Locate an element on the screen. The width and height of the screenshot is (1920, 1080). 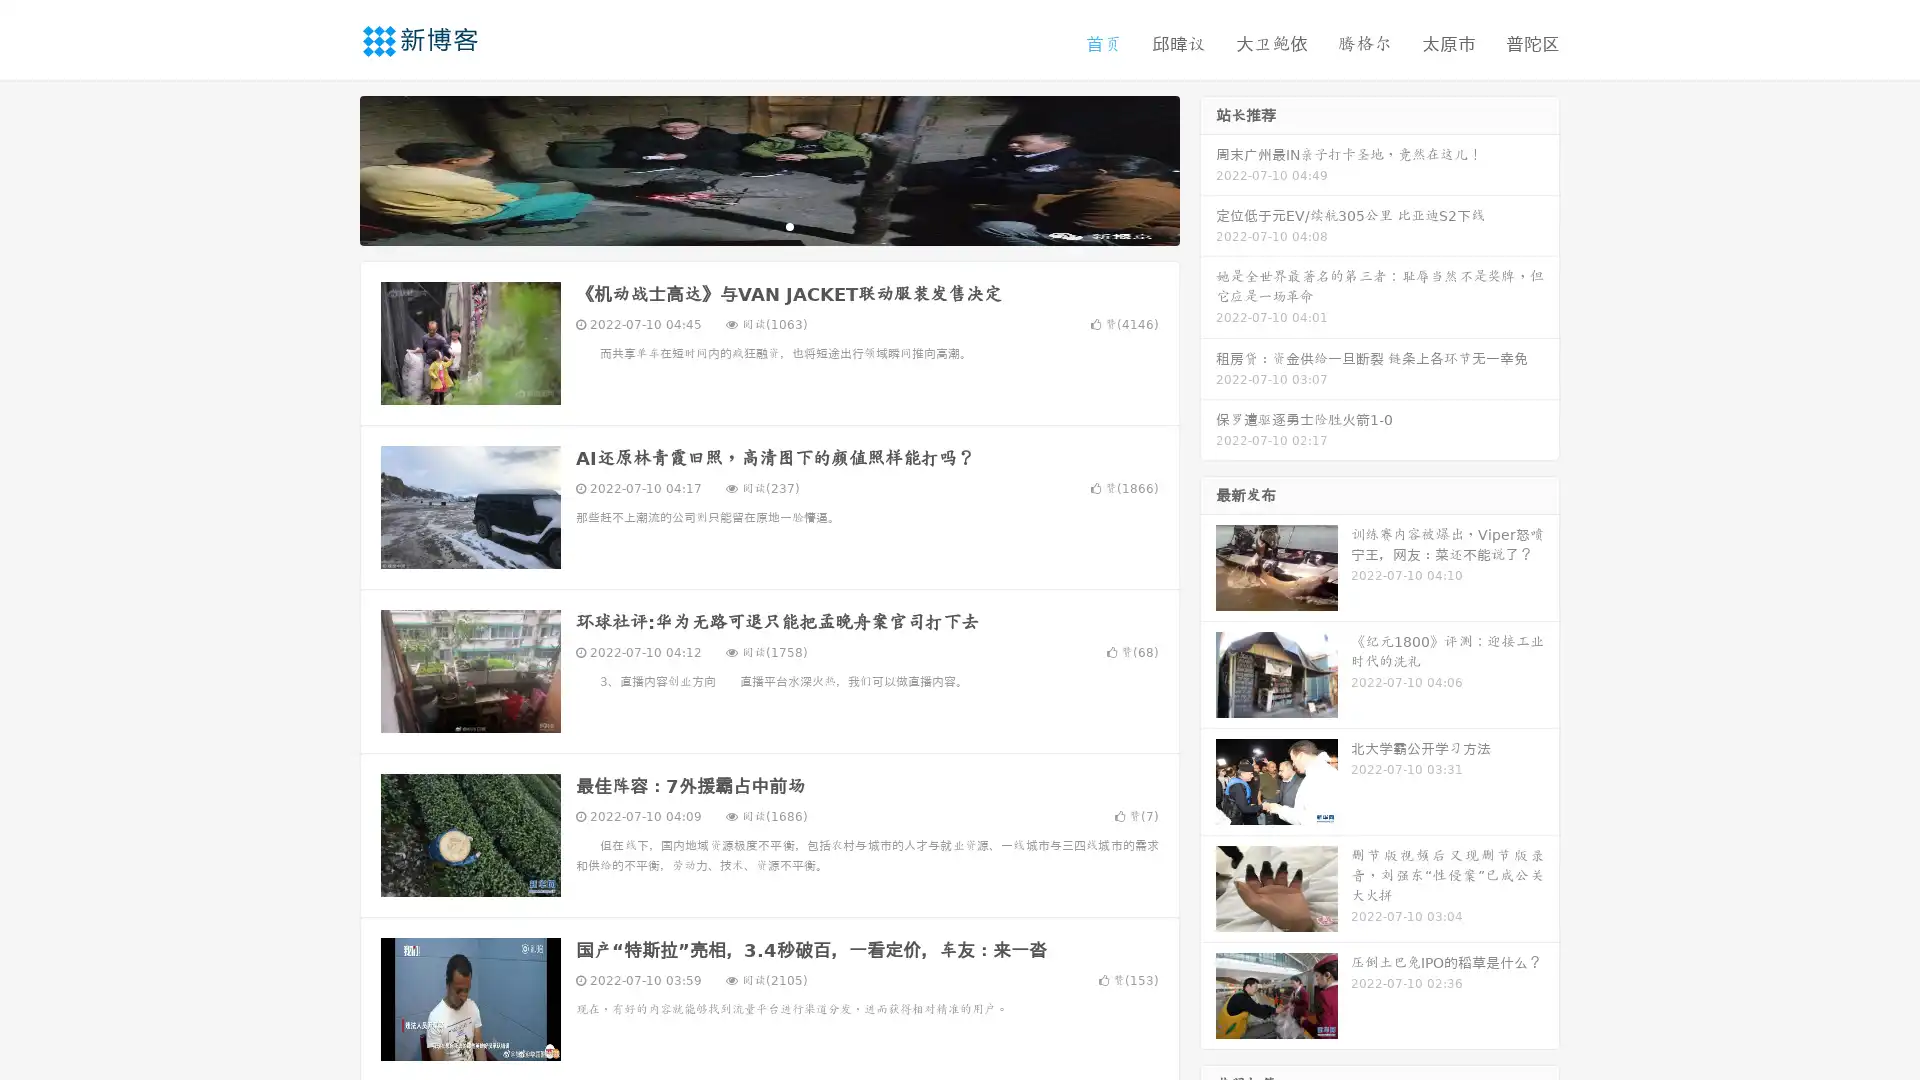
Previous slide is located at coordinates (330, 168).